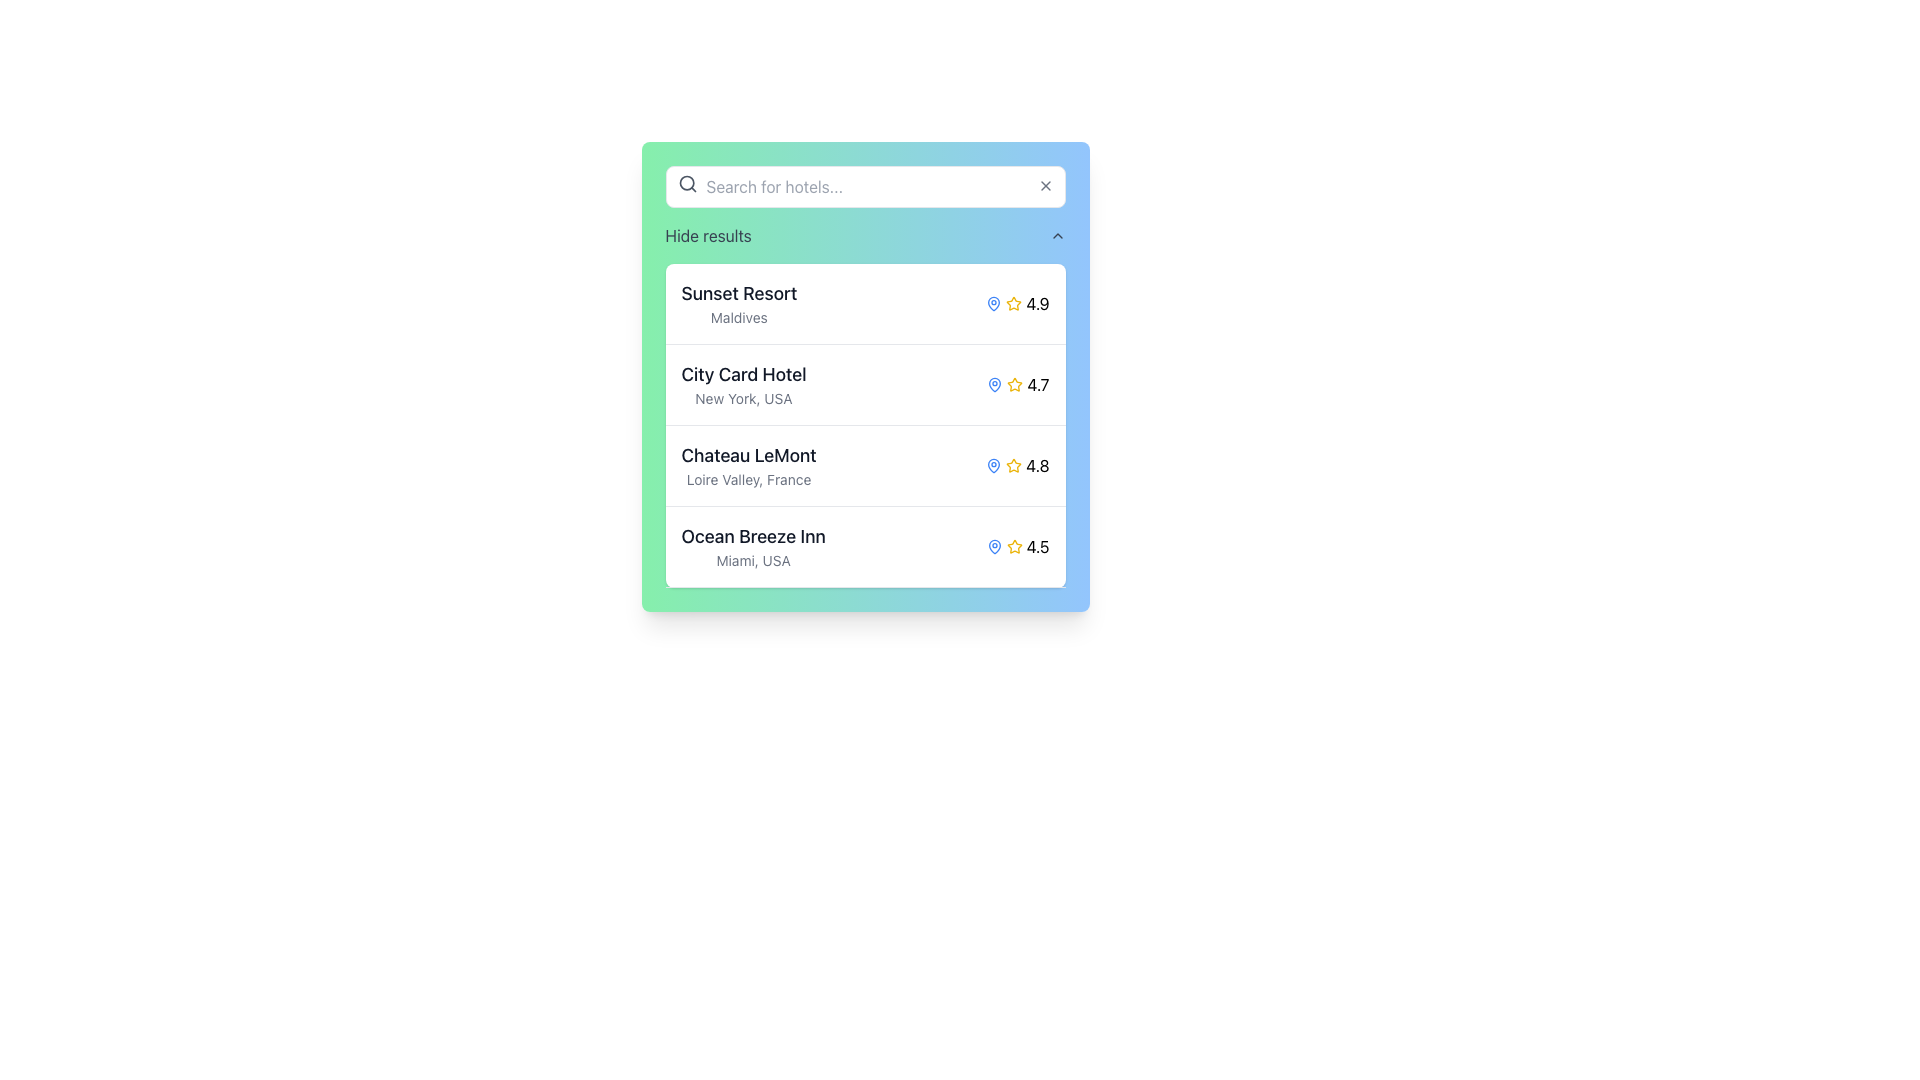 This screenshot has height=1080, width=1920. What do you see at coordinates (747, 455) in the screenshot?
I see `text content of the hotel name 'Chateau LeMont' displayed in the selection interface, located beneath 'City Card Hotel'` at bounding box center [747, 455].